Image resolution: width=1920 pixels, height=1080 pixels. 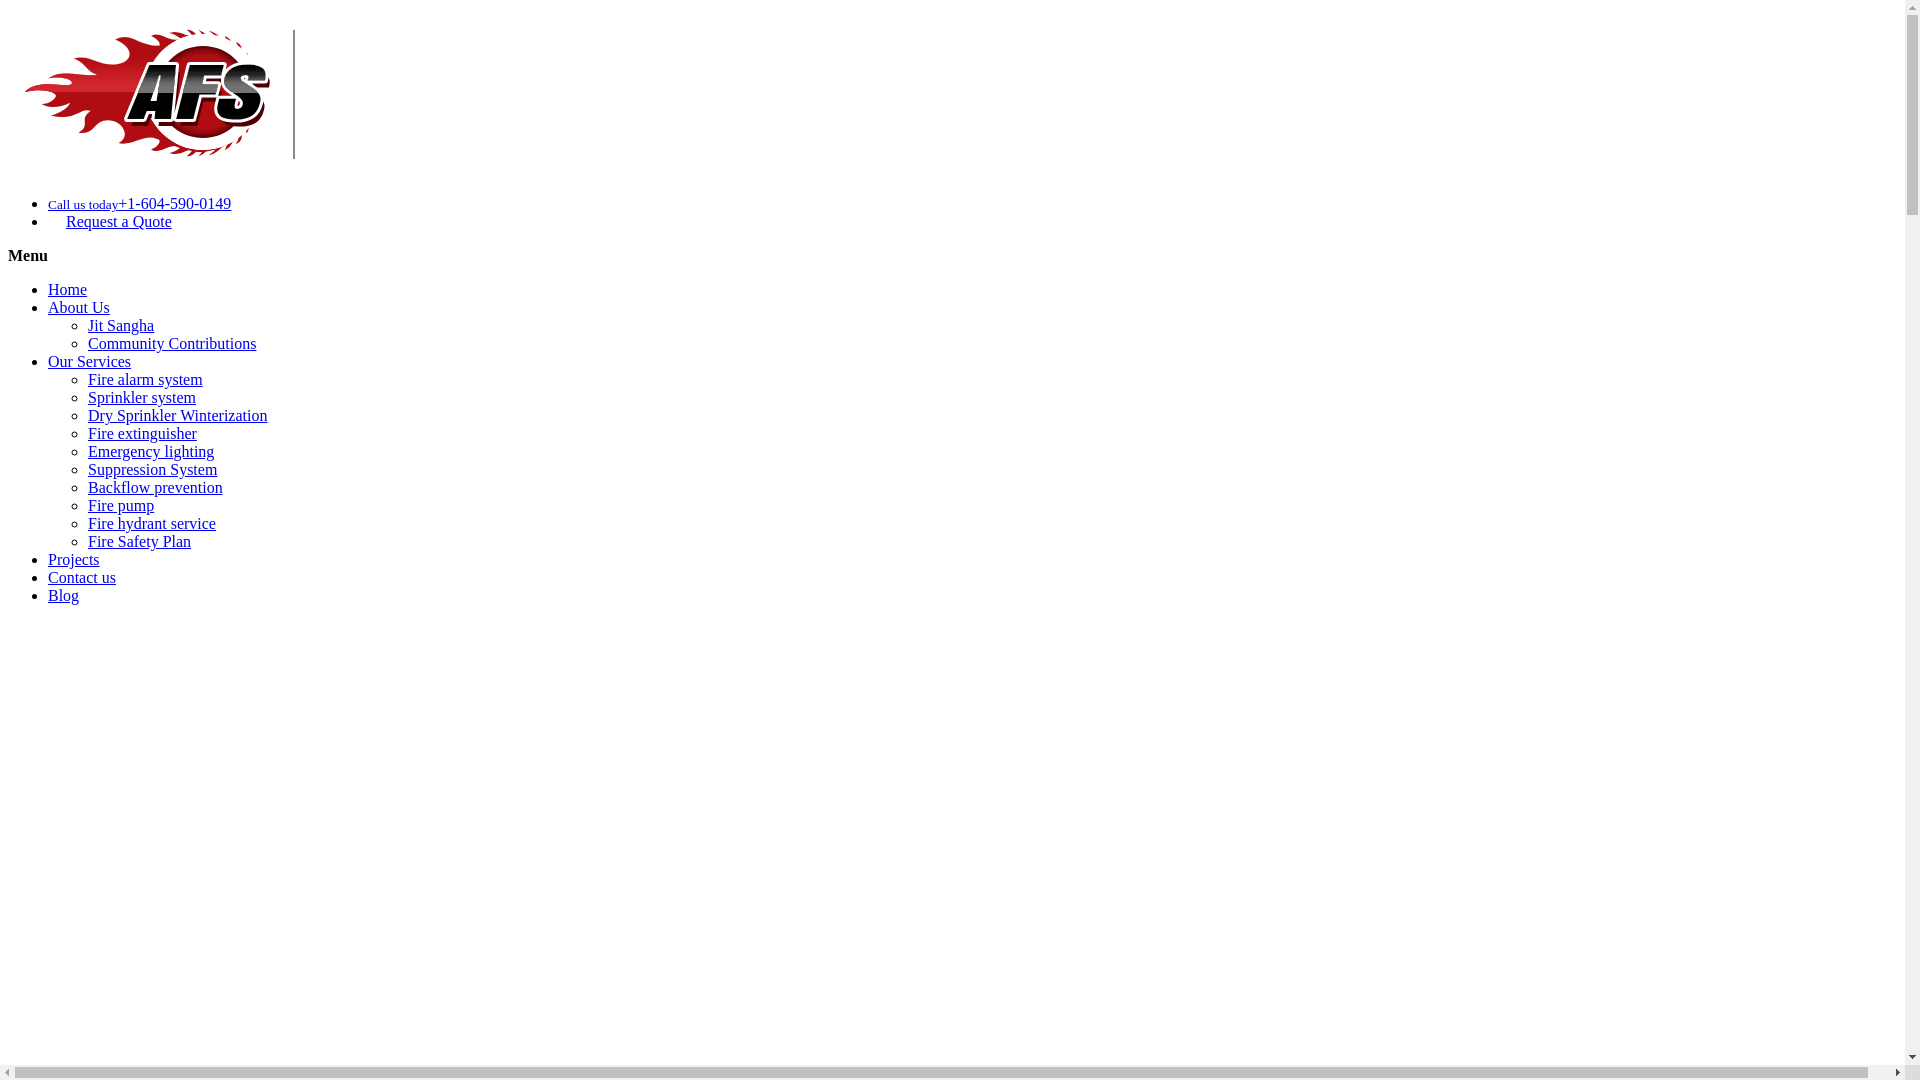 What do you see at coordinates (151, 469) in the screenshot?
I see `'Suppression System'` at bounding box center [151, 469].